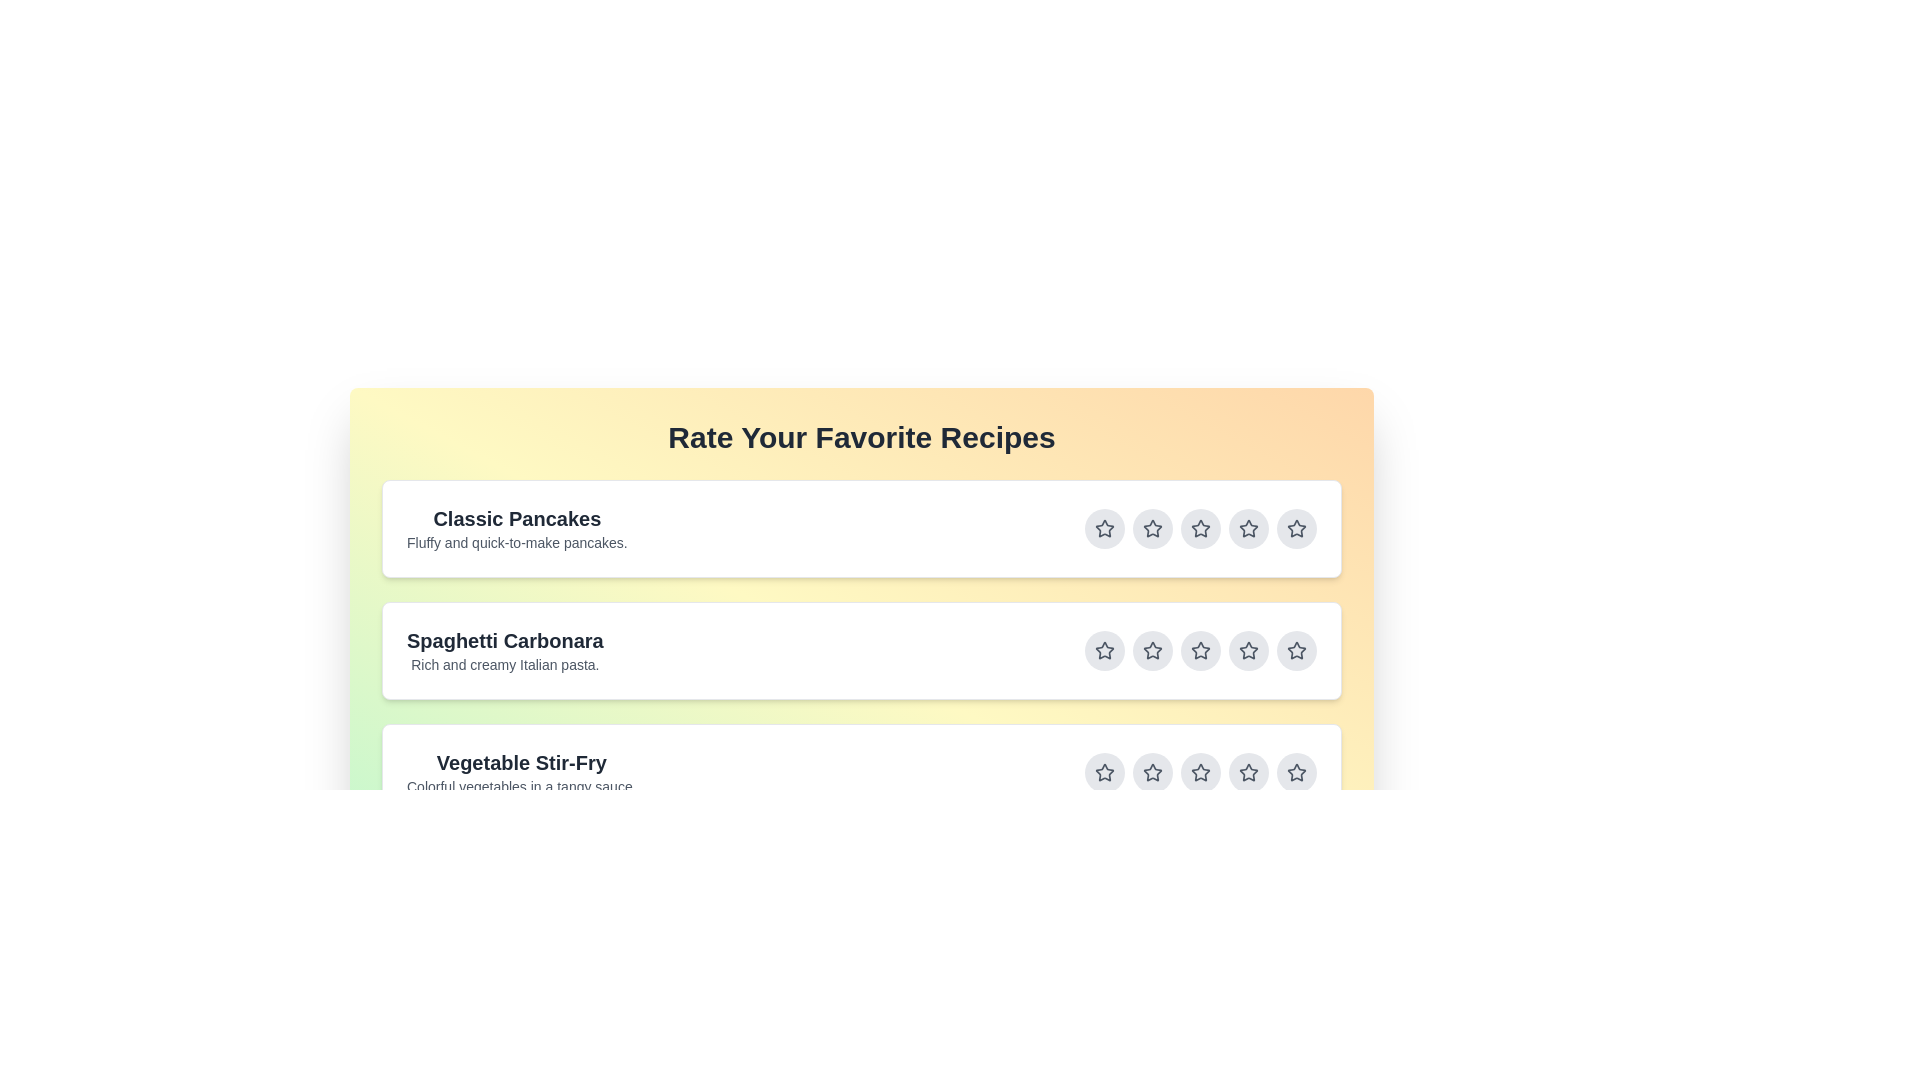 This screenshot has height=1080, width=1920. Describe the element at coordinates (1200, 527) in the screenshot. I see `the star button corresponding to 3 stars for the recipe titled Classic Pancakes` at that location.